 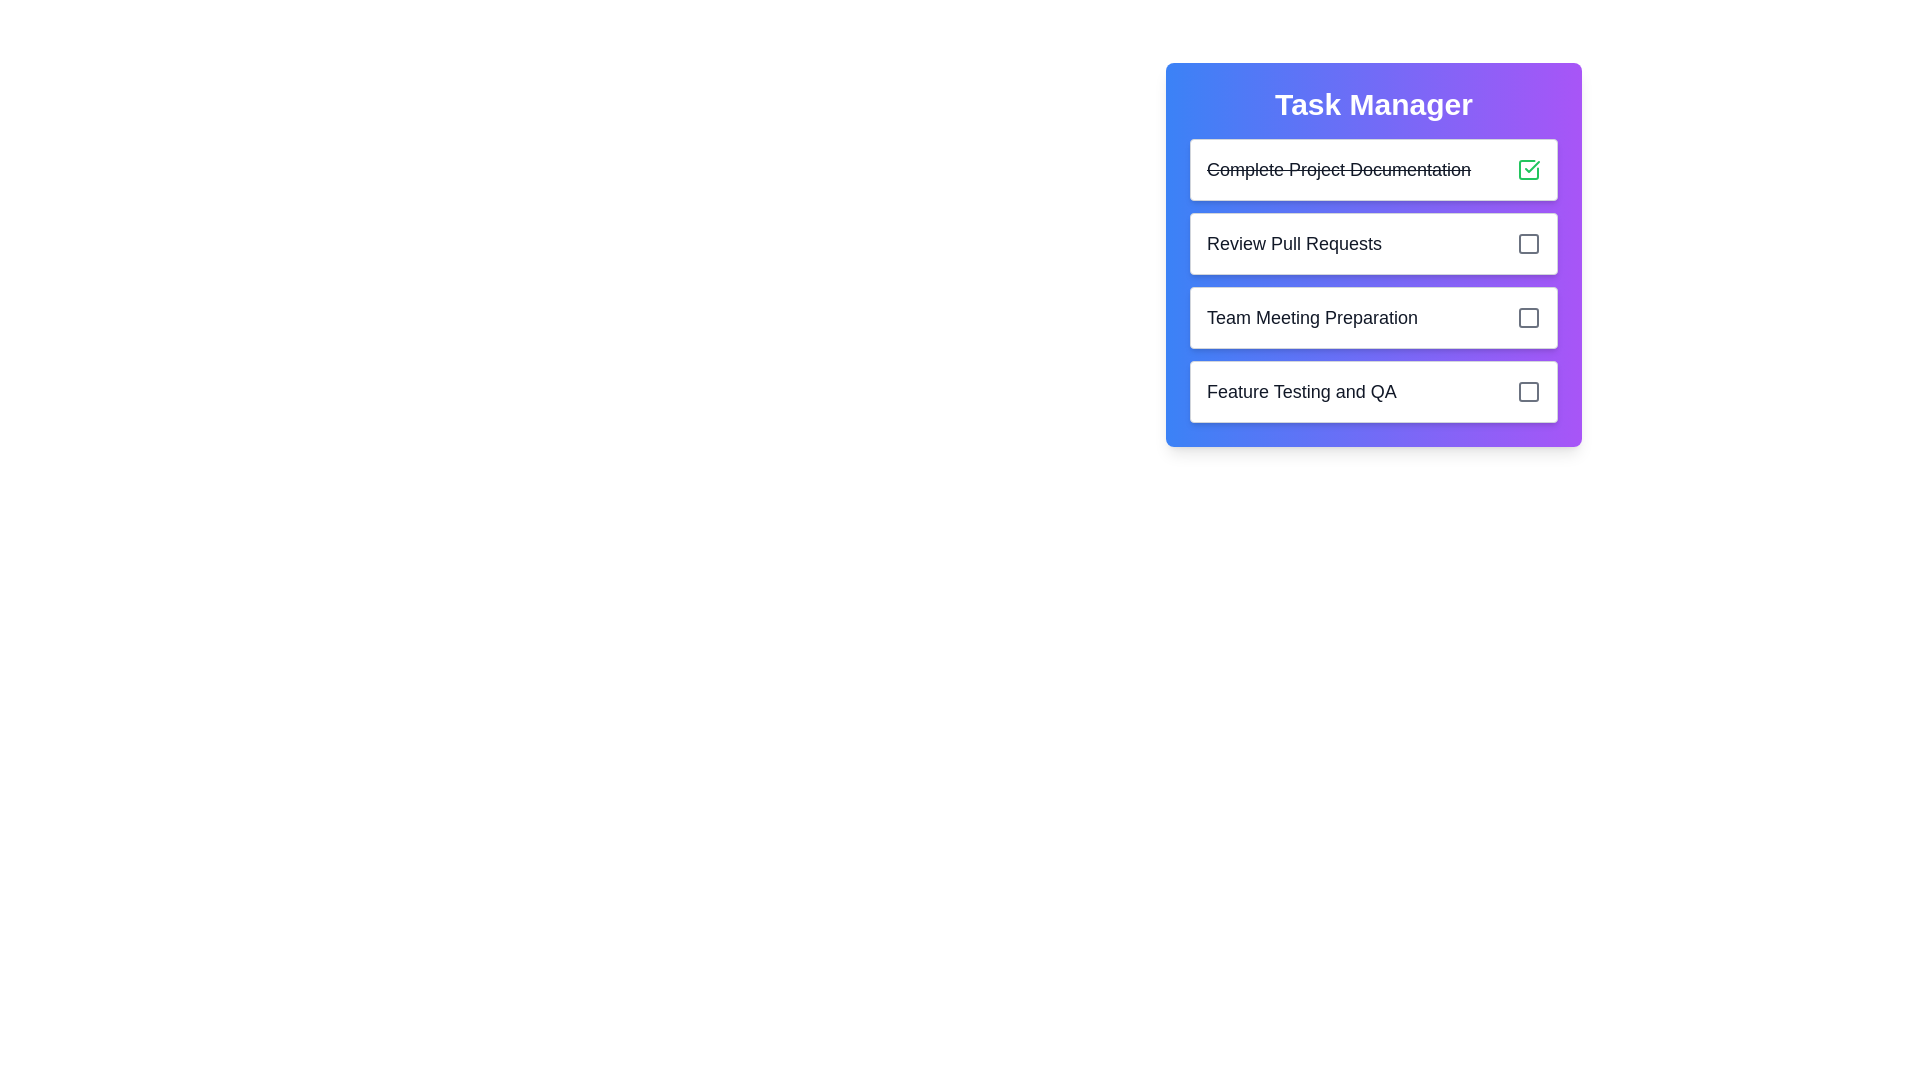 What do you see at coordinates (1339, 168) in the screenshot?
I see `the text label displaying the name of a completed task in the task management system, located below the 'Task Manager' header and next to a green checkmark icon` at bounding box center [1339, 168].